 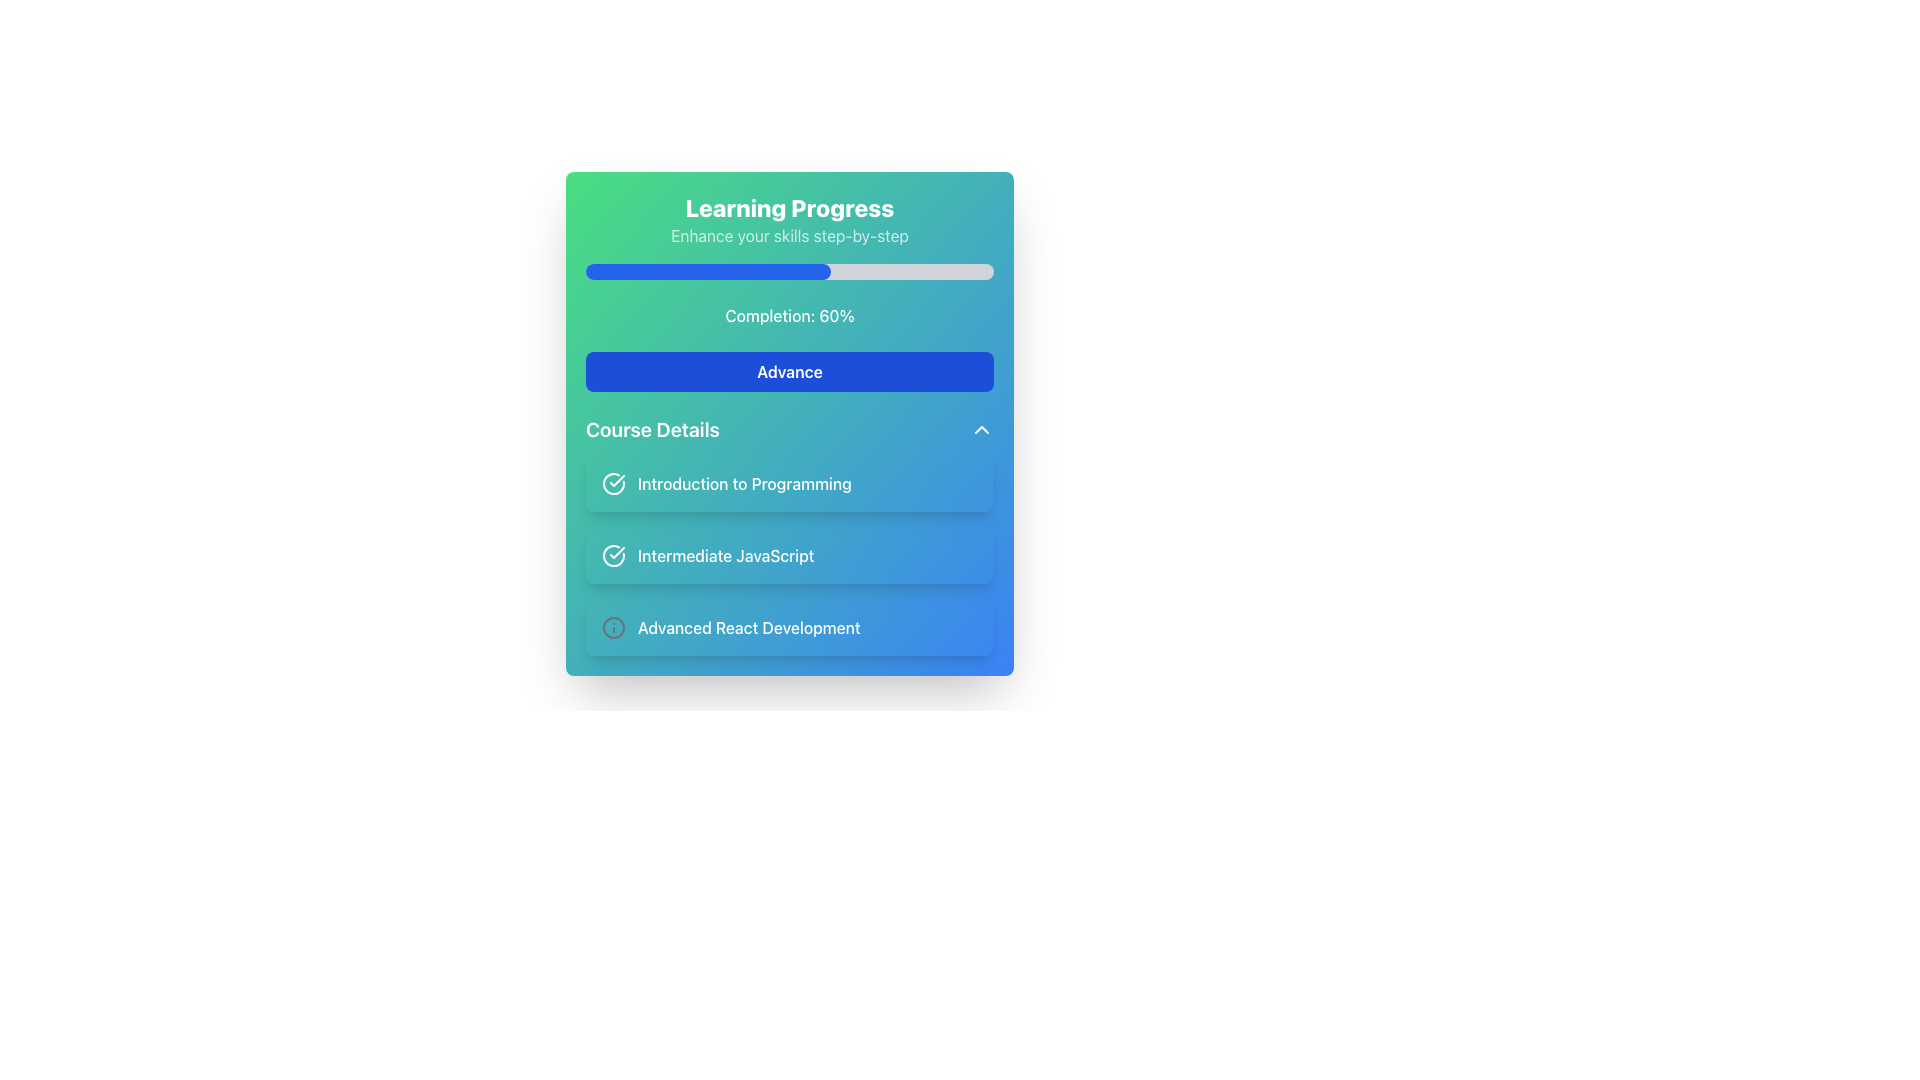 I want to click on the upward-pointing chevron icon with a white stroke color in the 'Course Details' section, so click(x=982, y=428).